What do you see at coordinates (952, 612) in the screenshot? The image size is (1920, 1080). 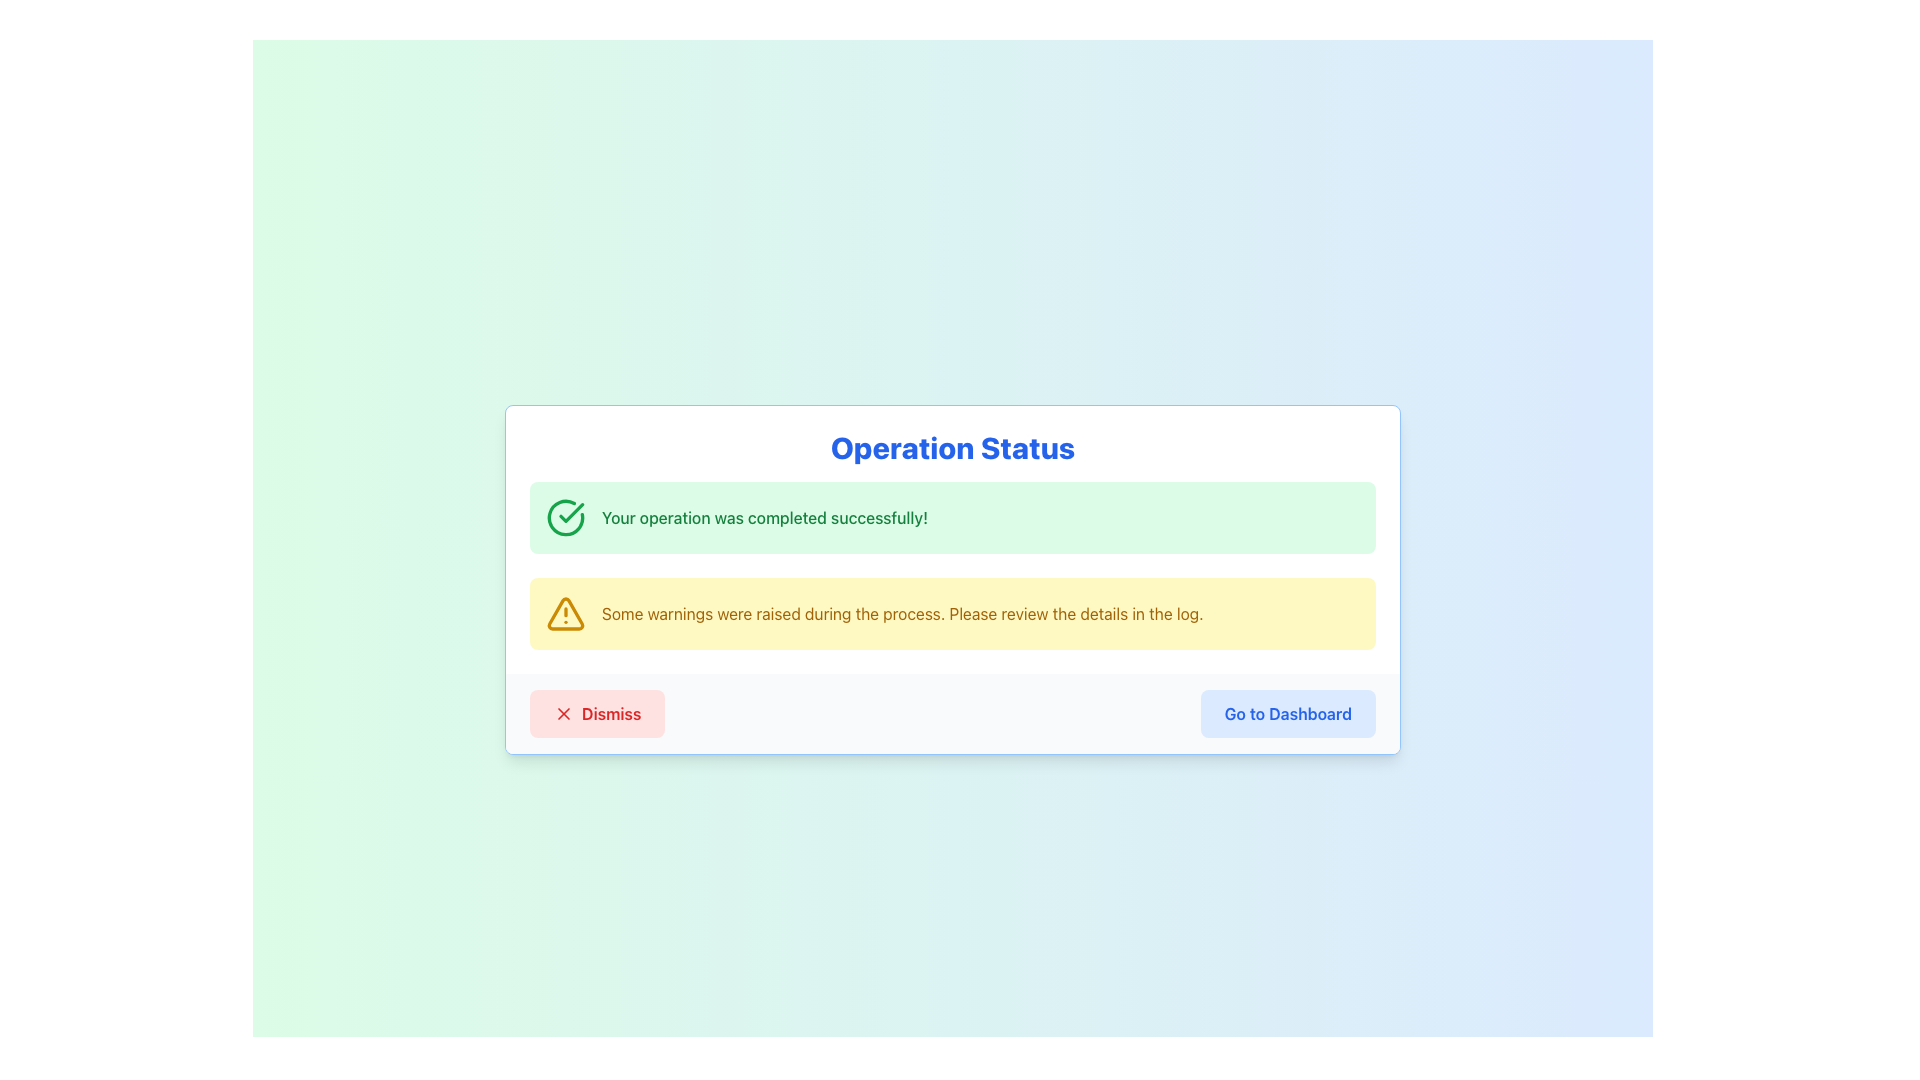 I see `the notification box with a yellow background that contains a warning icon and a message about raised warnings` at bounding box center [952, 612].